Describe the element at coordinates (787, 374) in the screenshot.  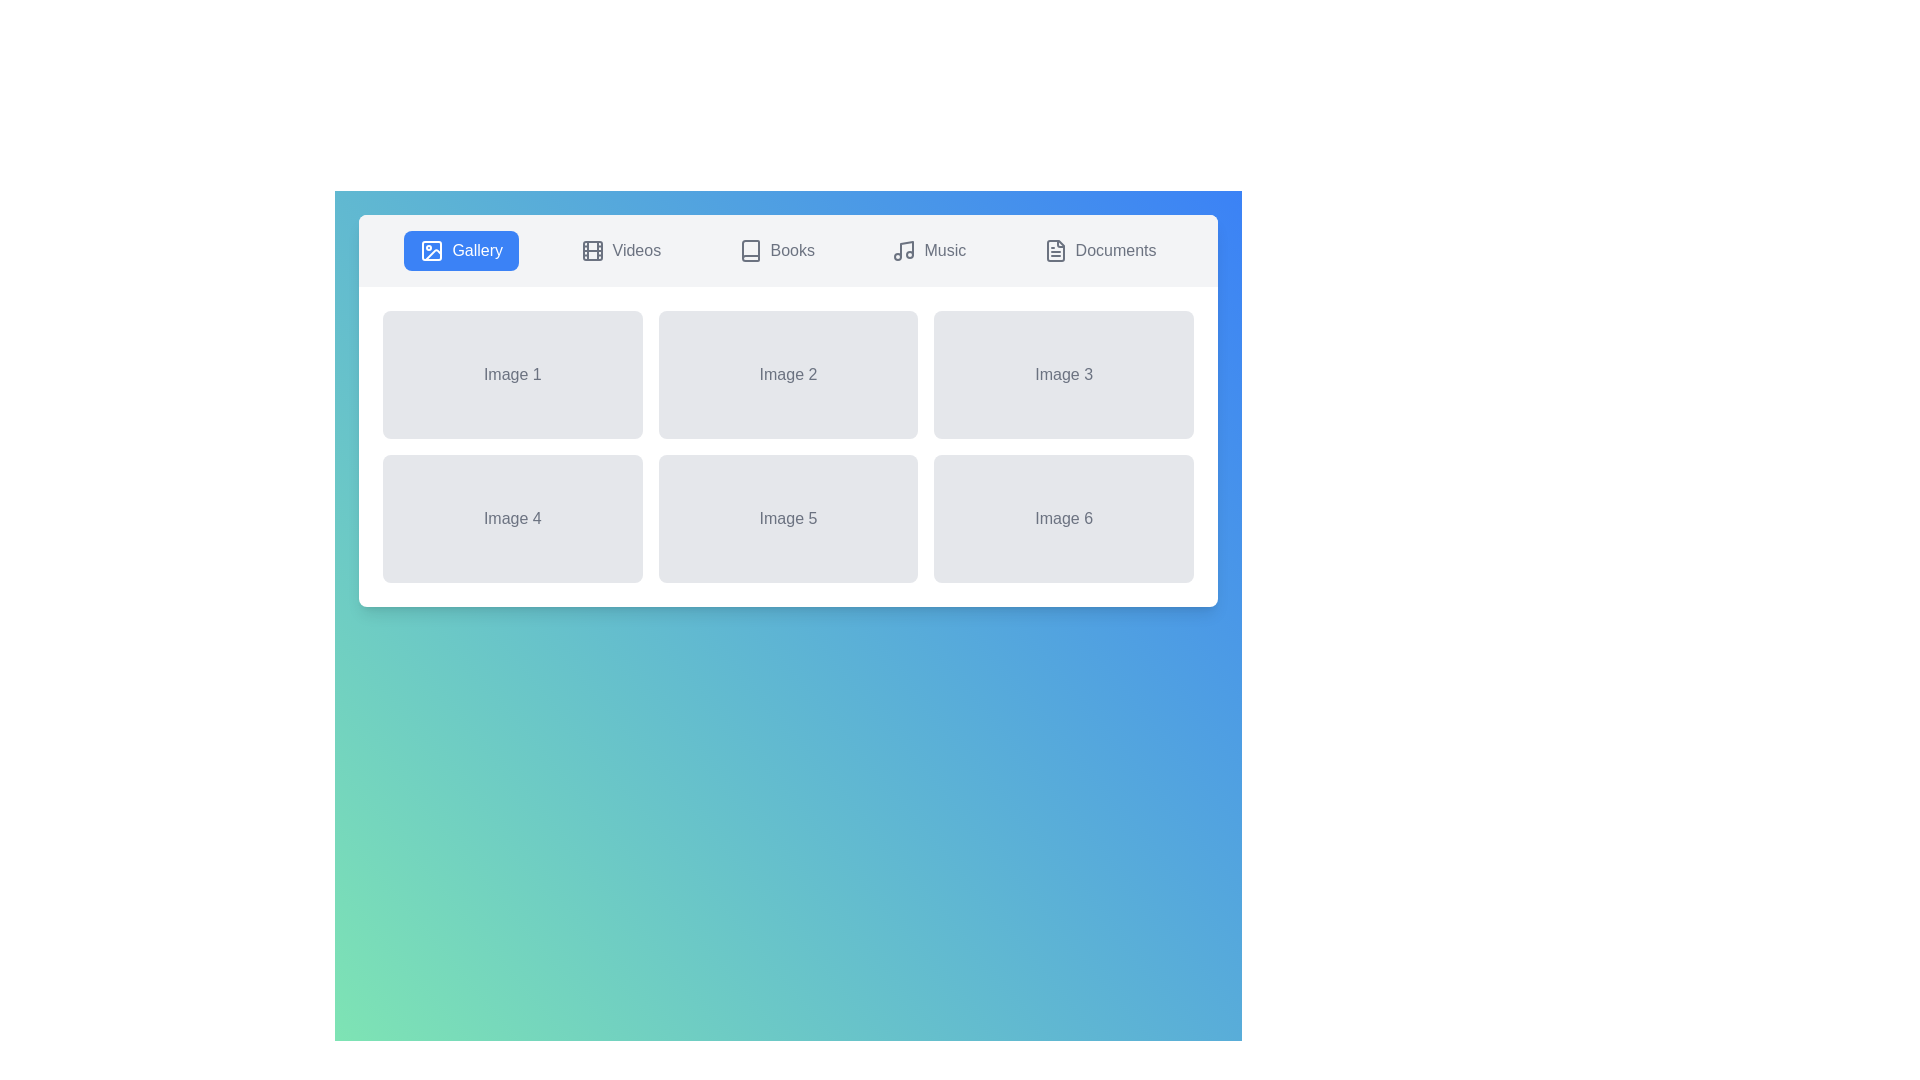
I see `the rectangular card element with rounded corners containing the text 'Image 2' in the middle column of a 3x2 grid layout` at that location.